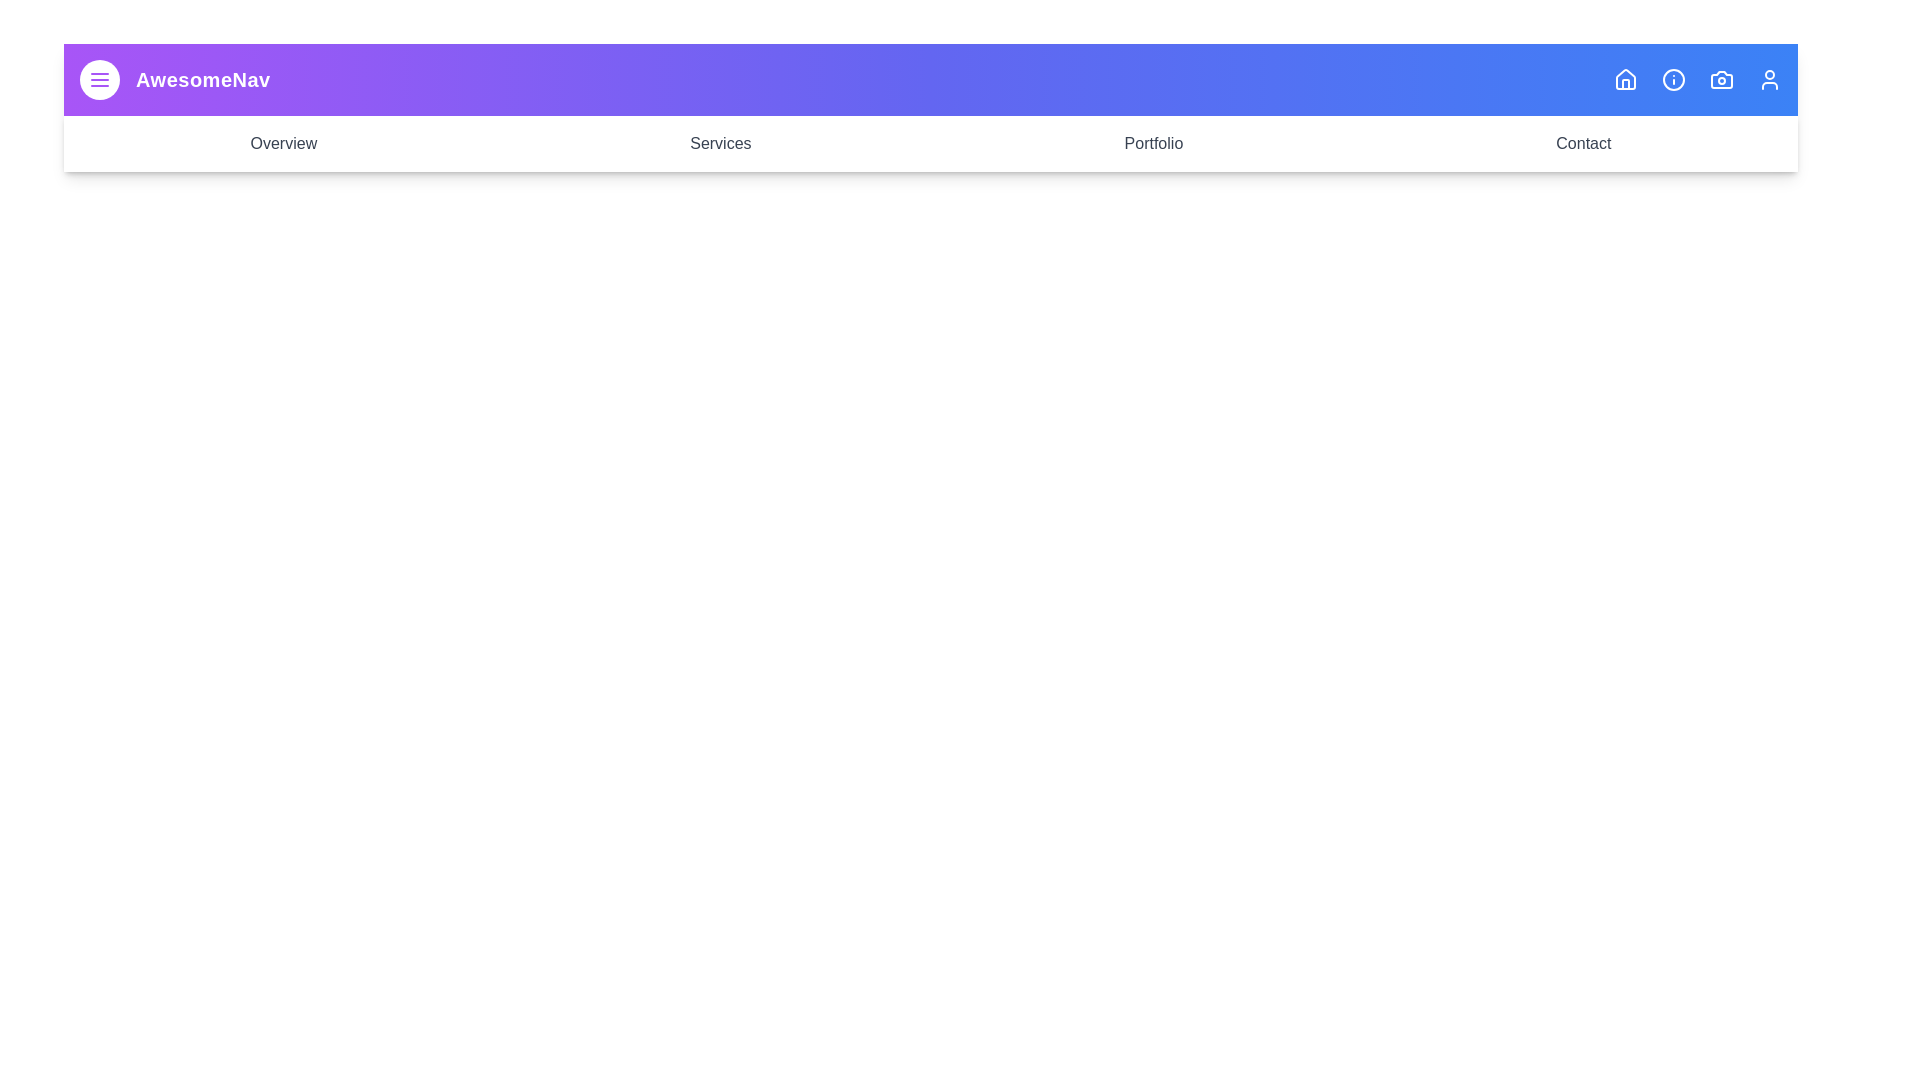 This screenshot has height=1080, width=1920. What do you see at coordinates (1721, 79) in the screenshot?
I see `the Camera icon in the app bar` at bounding box center [1721, 79].